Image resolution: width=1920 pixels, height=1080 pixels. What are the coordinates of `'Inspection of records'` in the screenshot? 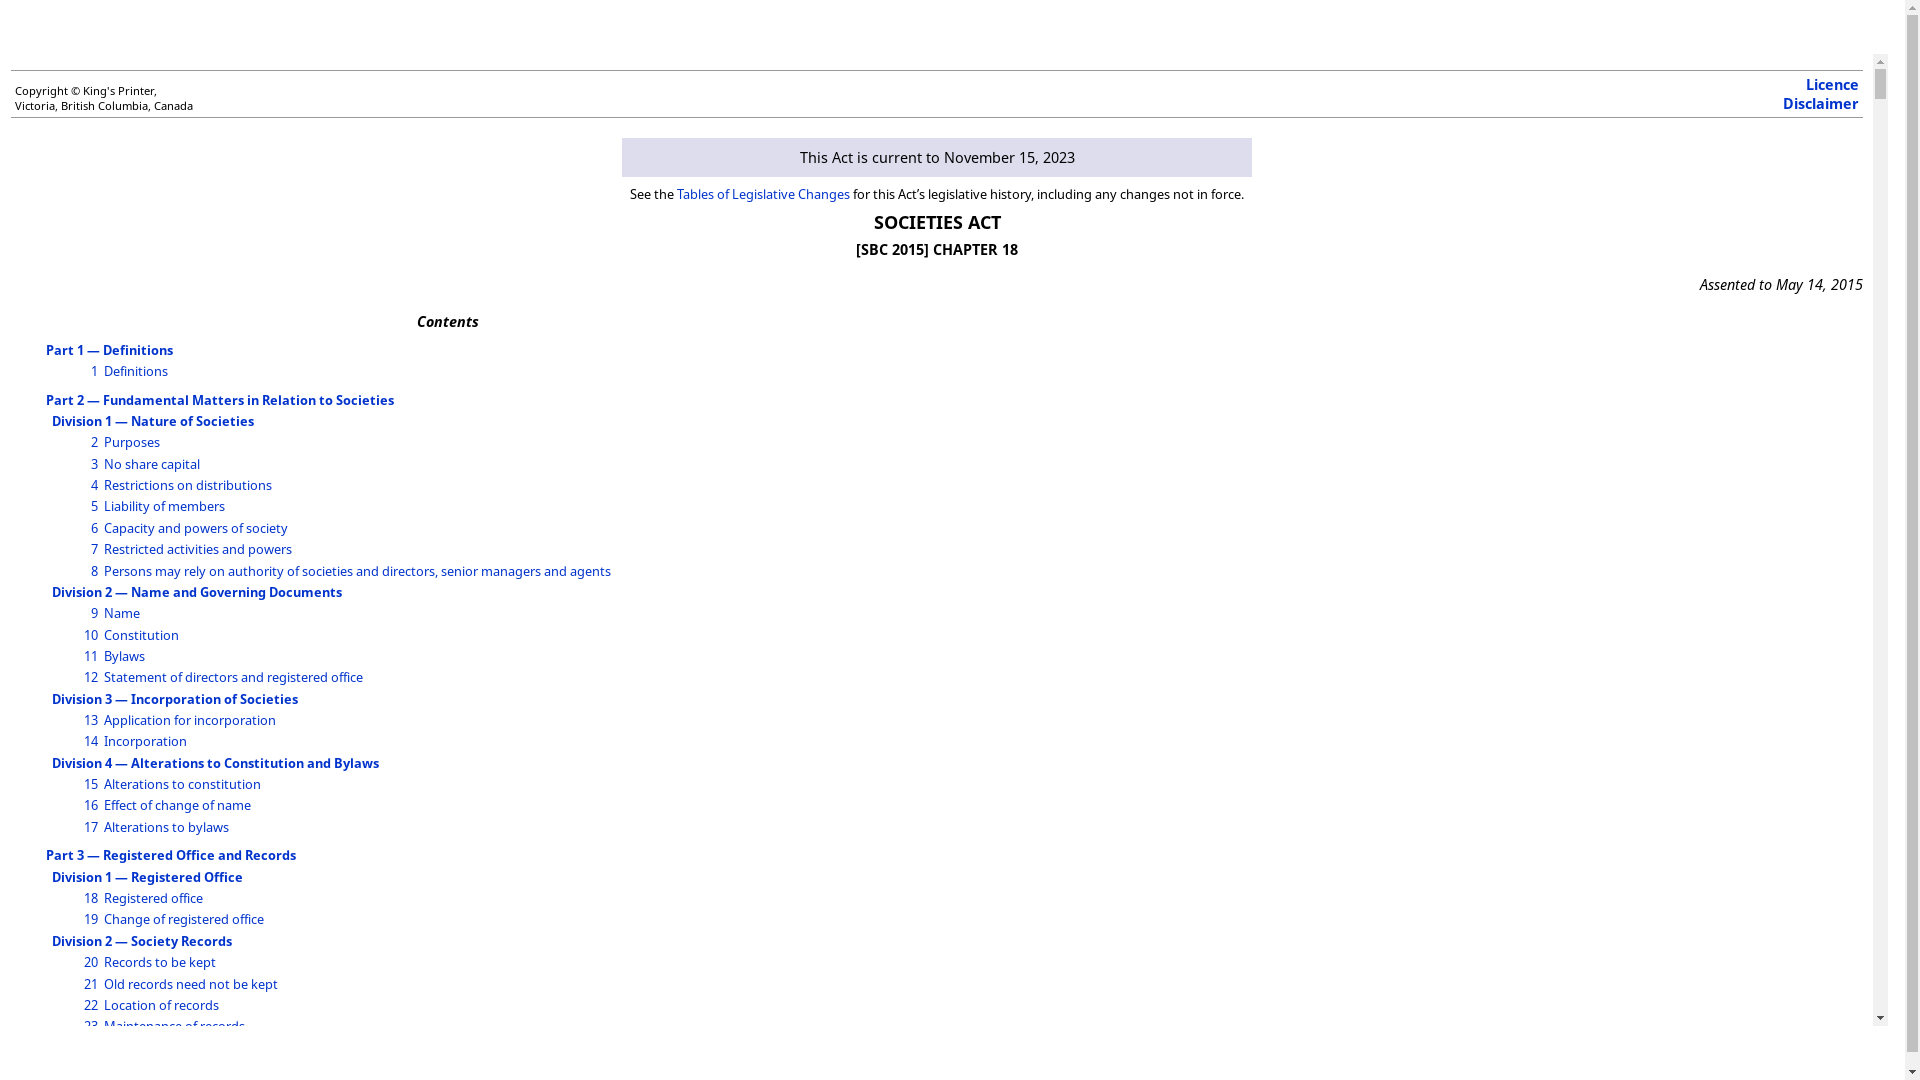 It's located at (167, 1047).